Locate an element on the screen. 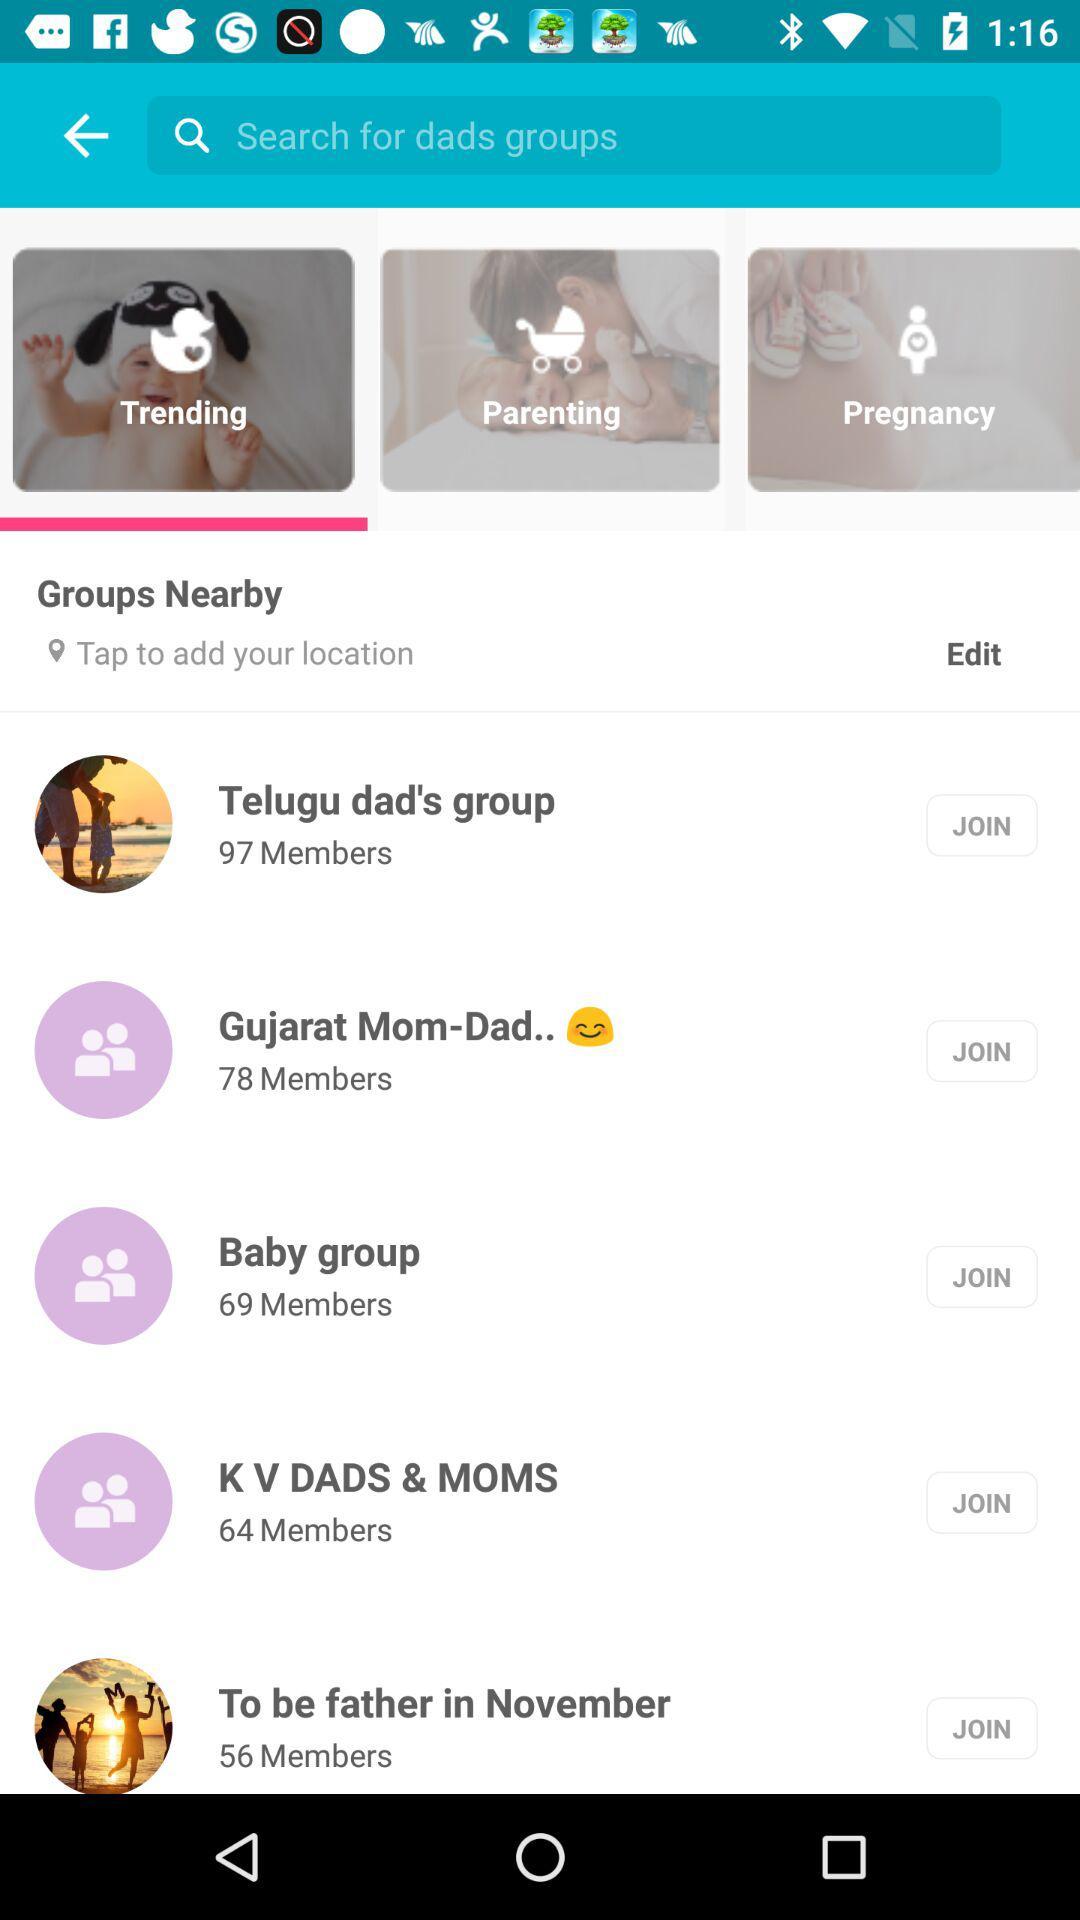 The image size is (1080, 1920). the join button which is to the right side of baby group option is located at coordinates (981, 1275).